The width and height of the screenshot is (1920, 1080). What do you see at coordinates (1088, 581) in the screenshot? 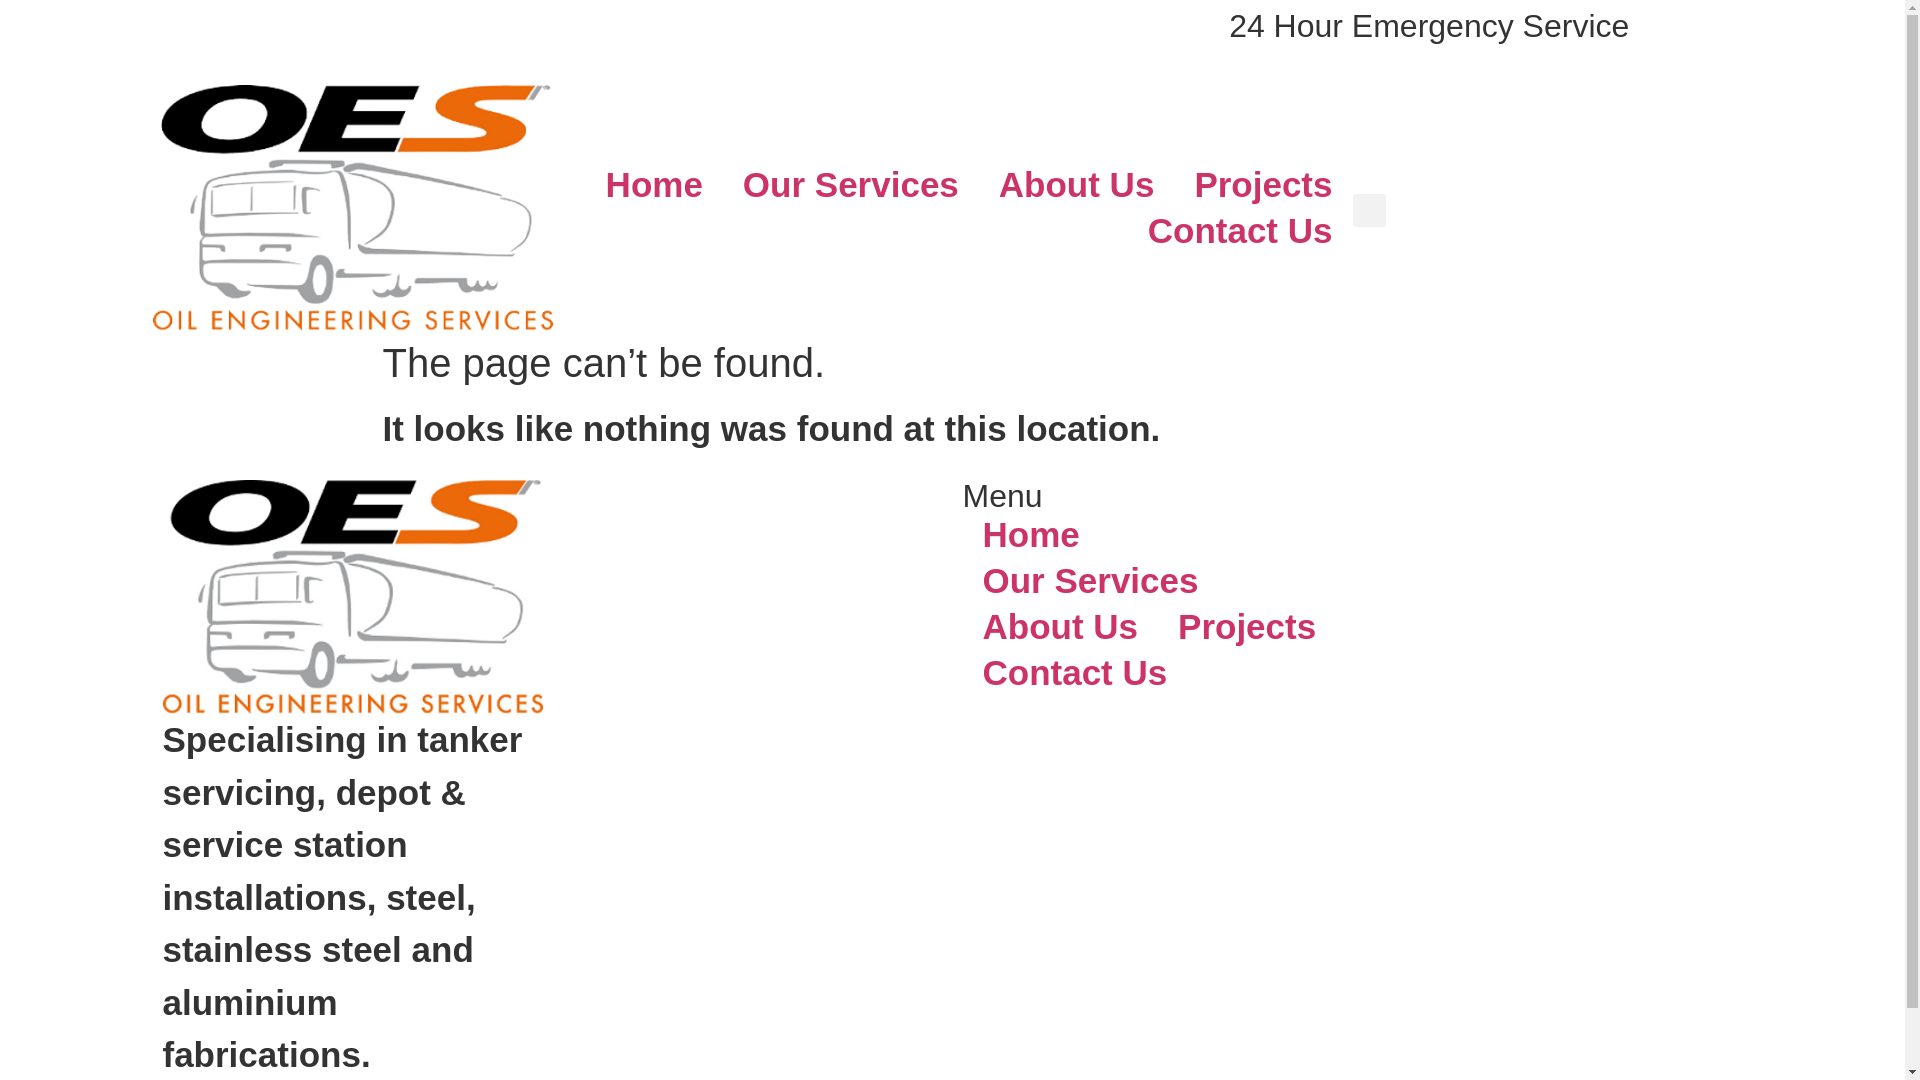
I see `'Our Services'` at bounding box center [1088, 581].